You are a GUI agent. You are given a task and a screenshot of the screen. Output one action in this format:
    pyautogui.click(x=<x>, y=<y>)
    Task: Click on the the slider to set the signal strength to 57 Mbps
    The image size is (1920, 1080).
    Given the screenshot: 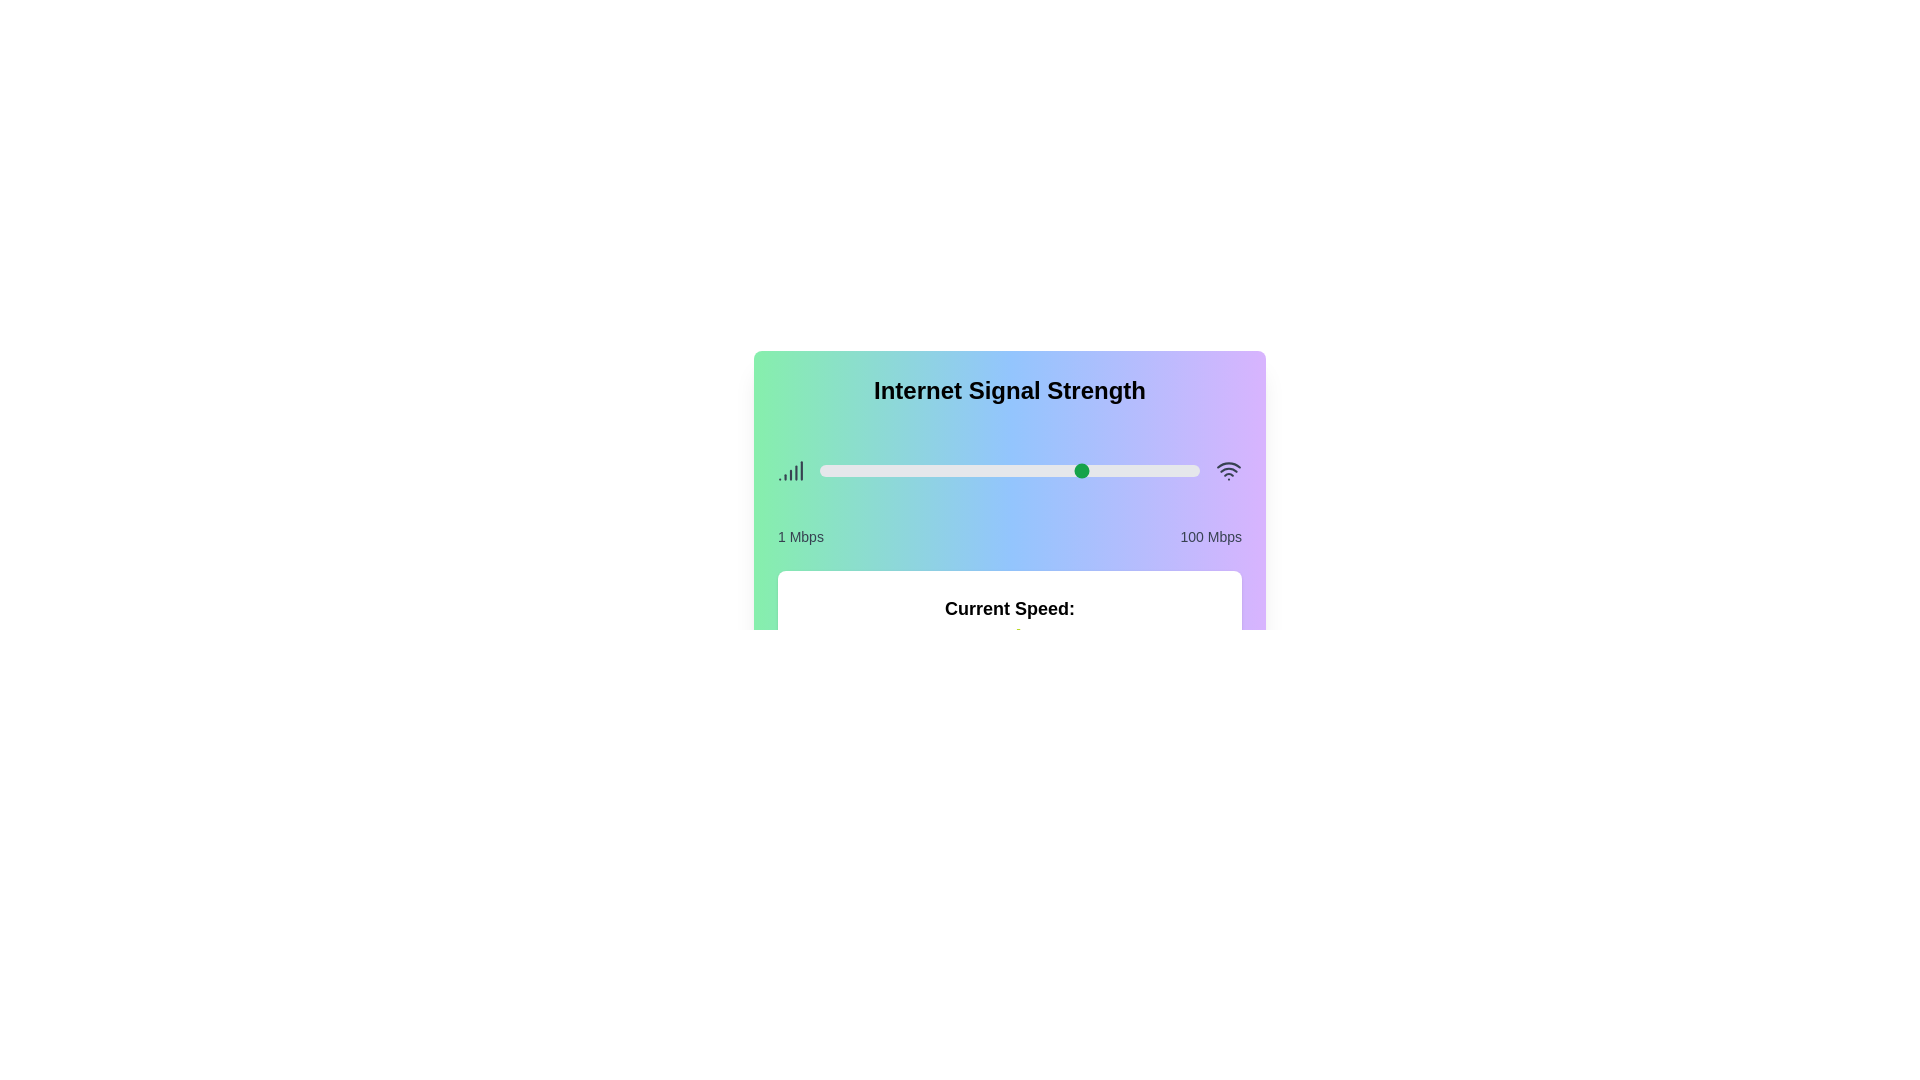 What is the action you would take?
    pyautogui.click(x=1034, y=470)
    